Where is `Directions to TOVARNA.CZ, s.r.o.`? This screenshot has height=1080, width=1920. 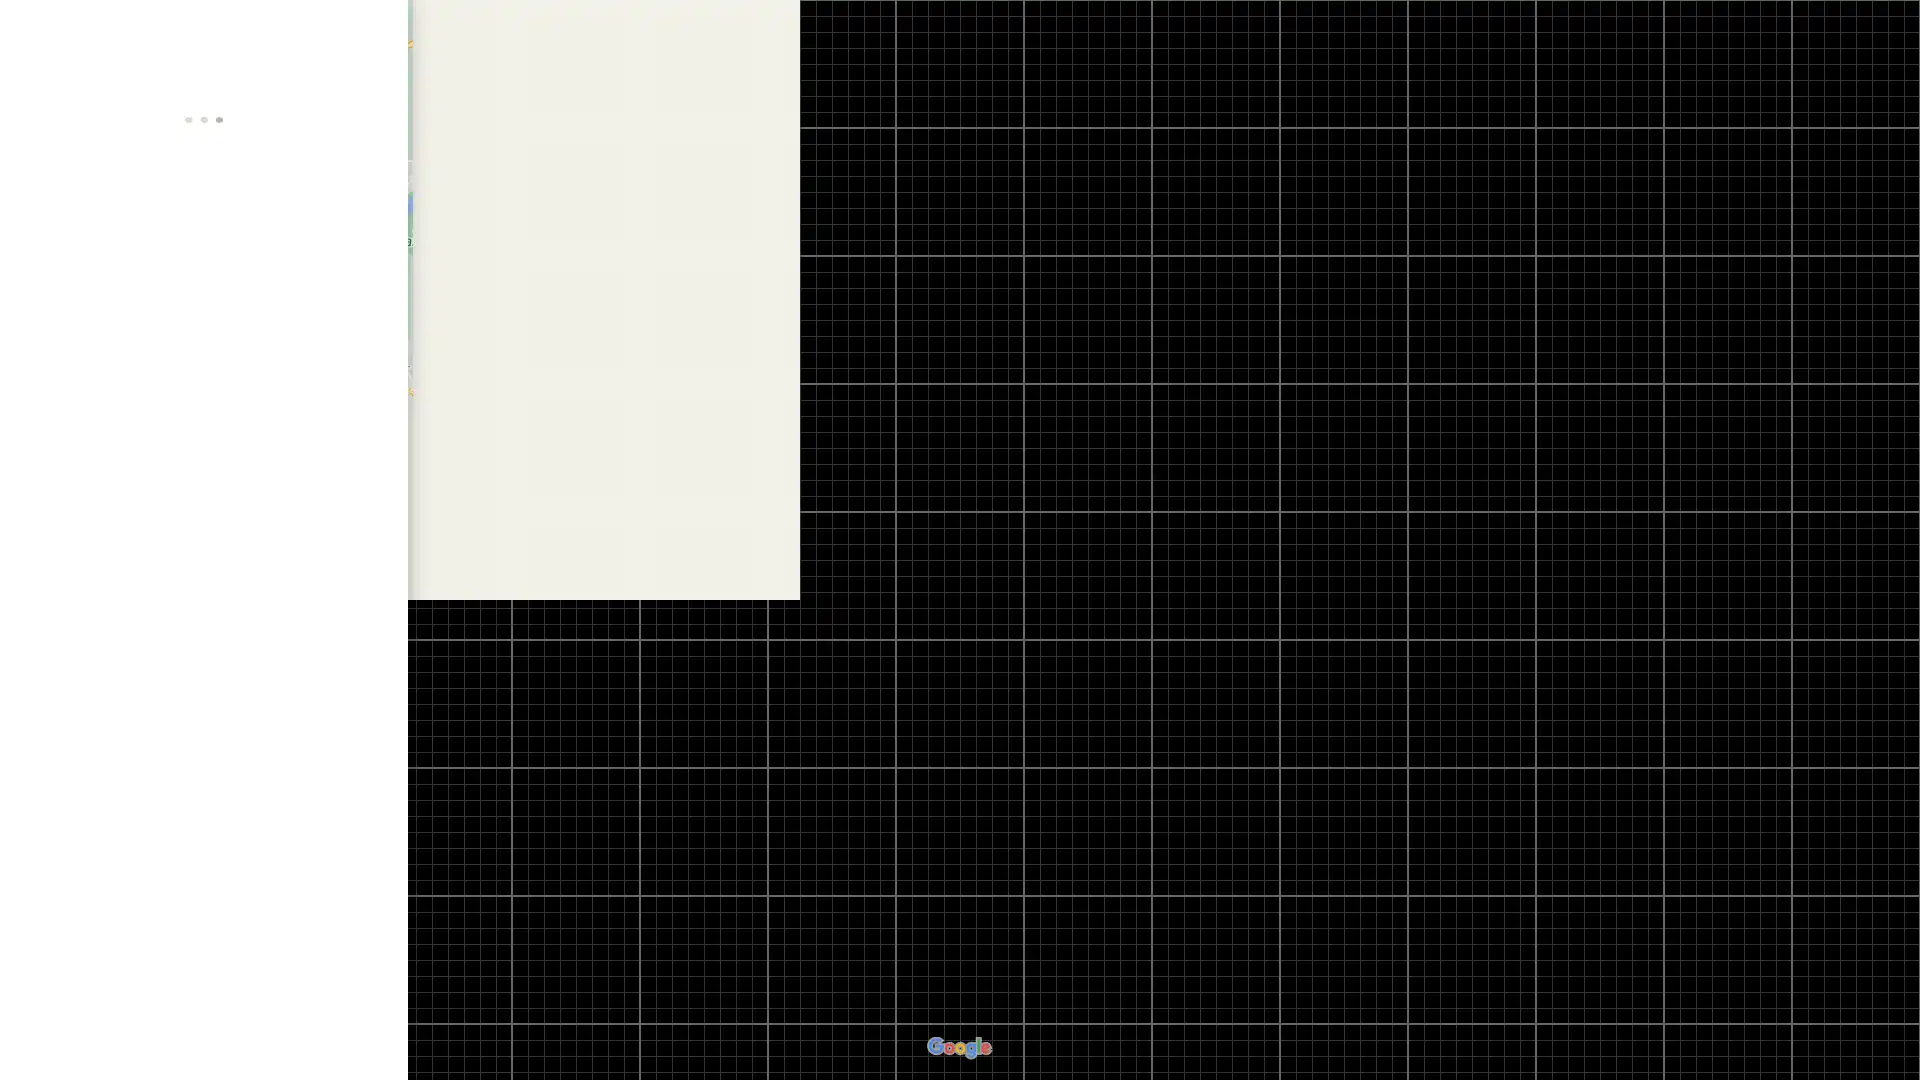 Directions to TOVARNA.CZ, s.r.o. is located at coordinates (57, 390).